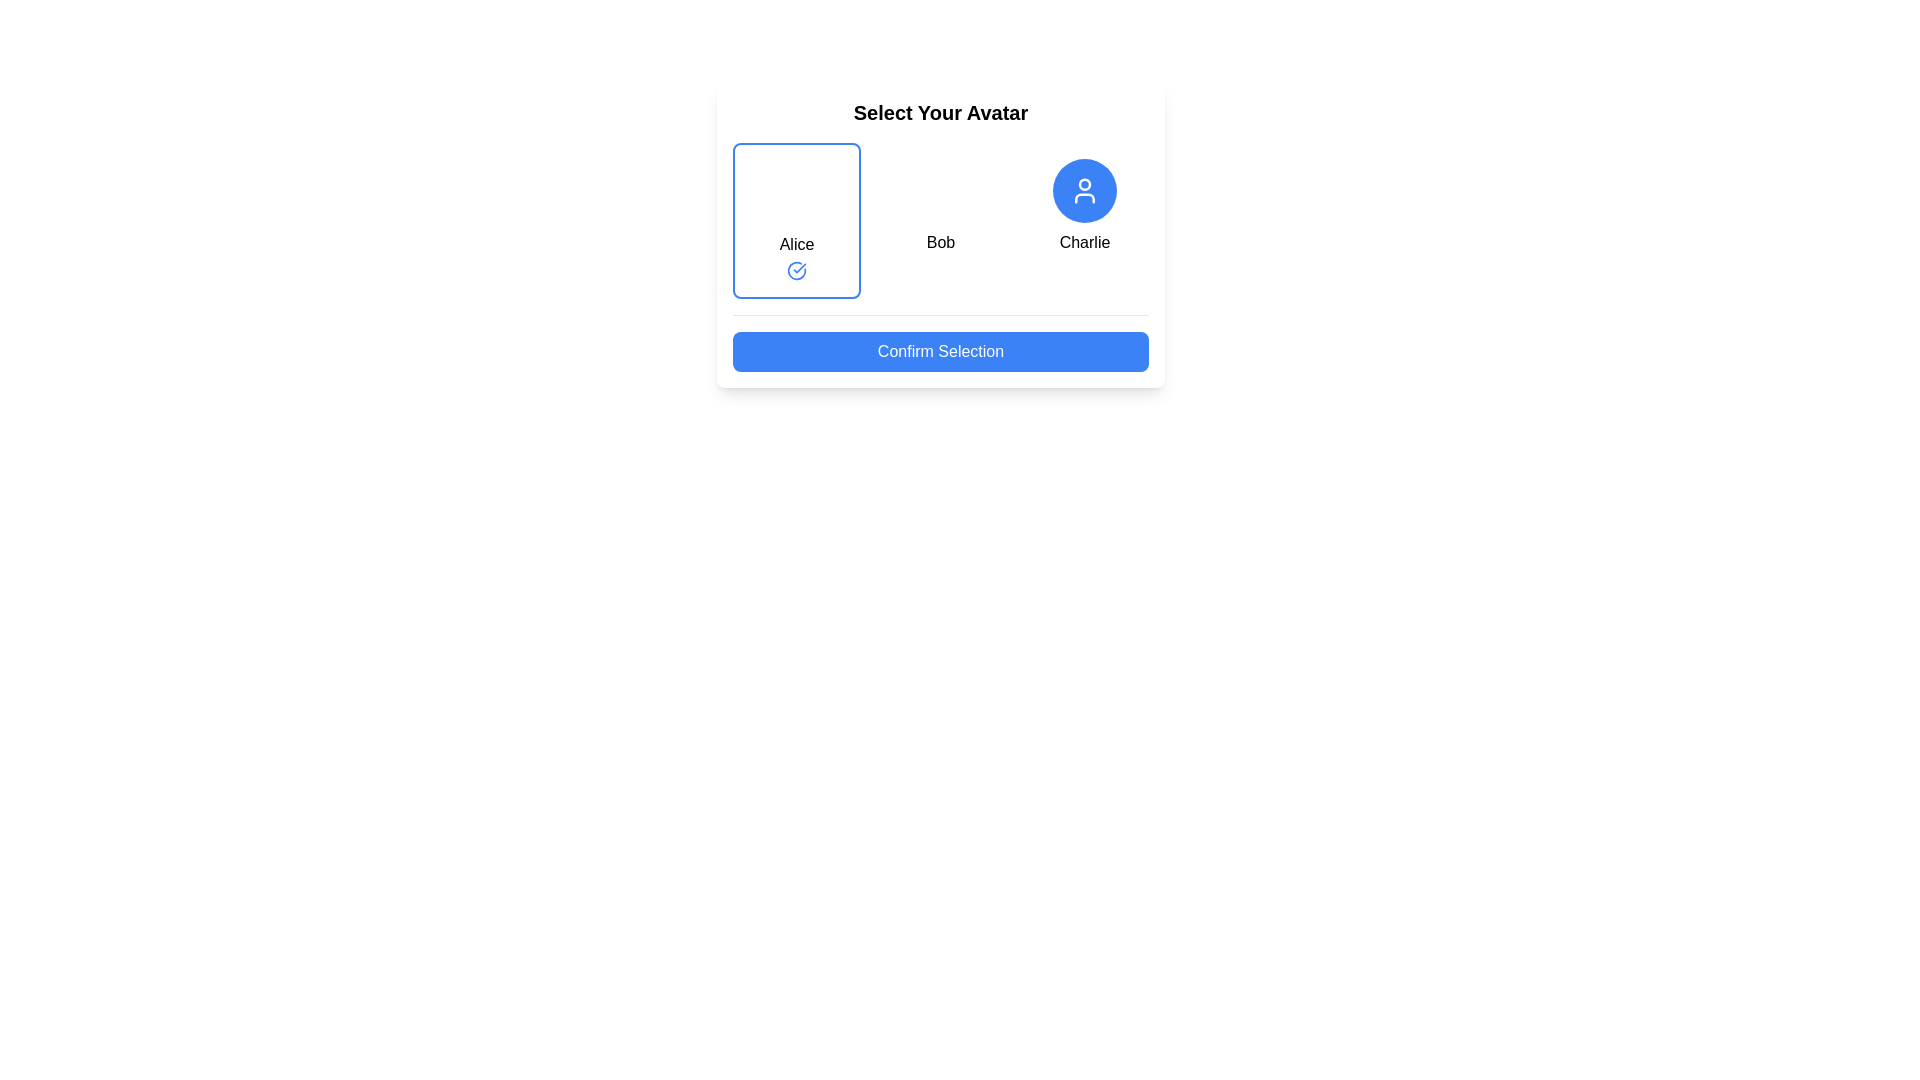 Image resolution: width=1920 pixels, height=1080 pixels. What do you see at coordinates (795, 192) in the screenshot?
I see `the User Profile Icon, which is a white circular icon representing a user profile, centrally located within a red circular background in the 'Alice' avatar selection interface under the title 'Select Your Avatar'` at bounding box center [795, 192].